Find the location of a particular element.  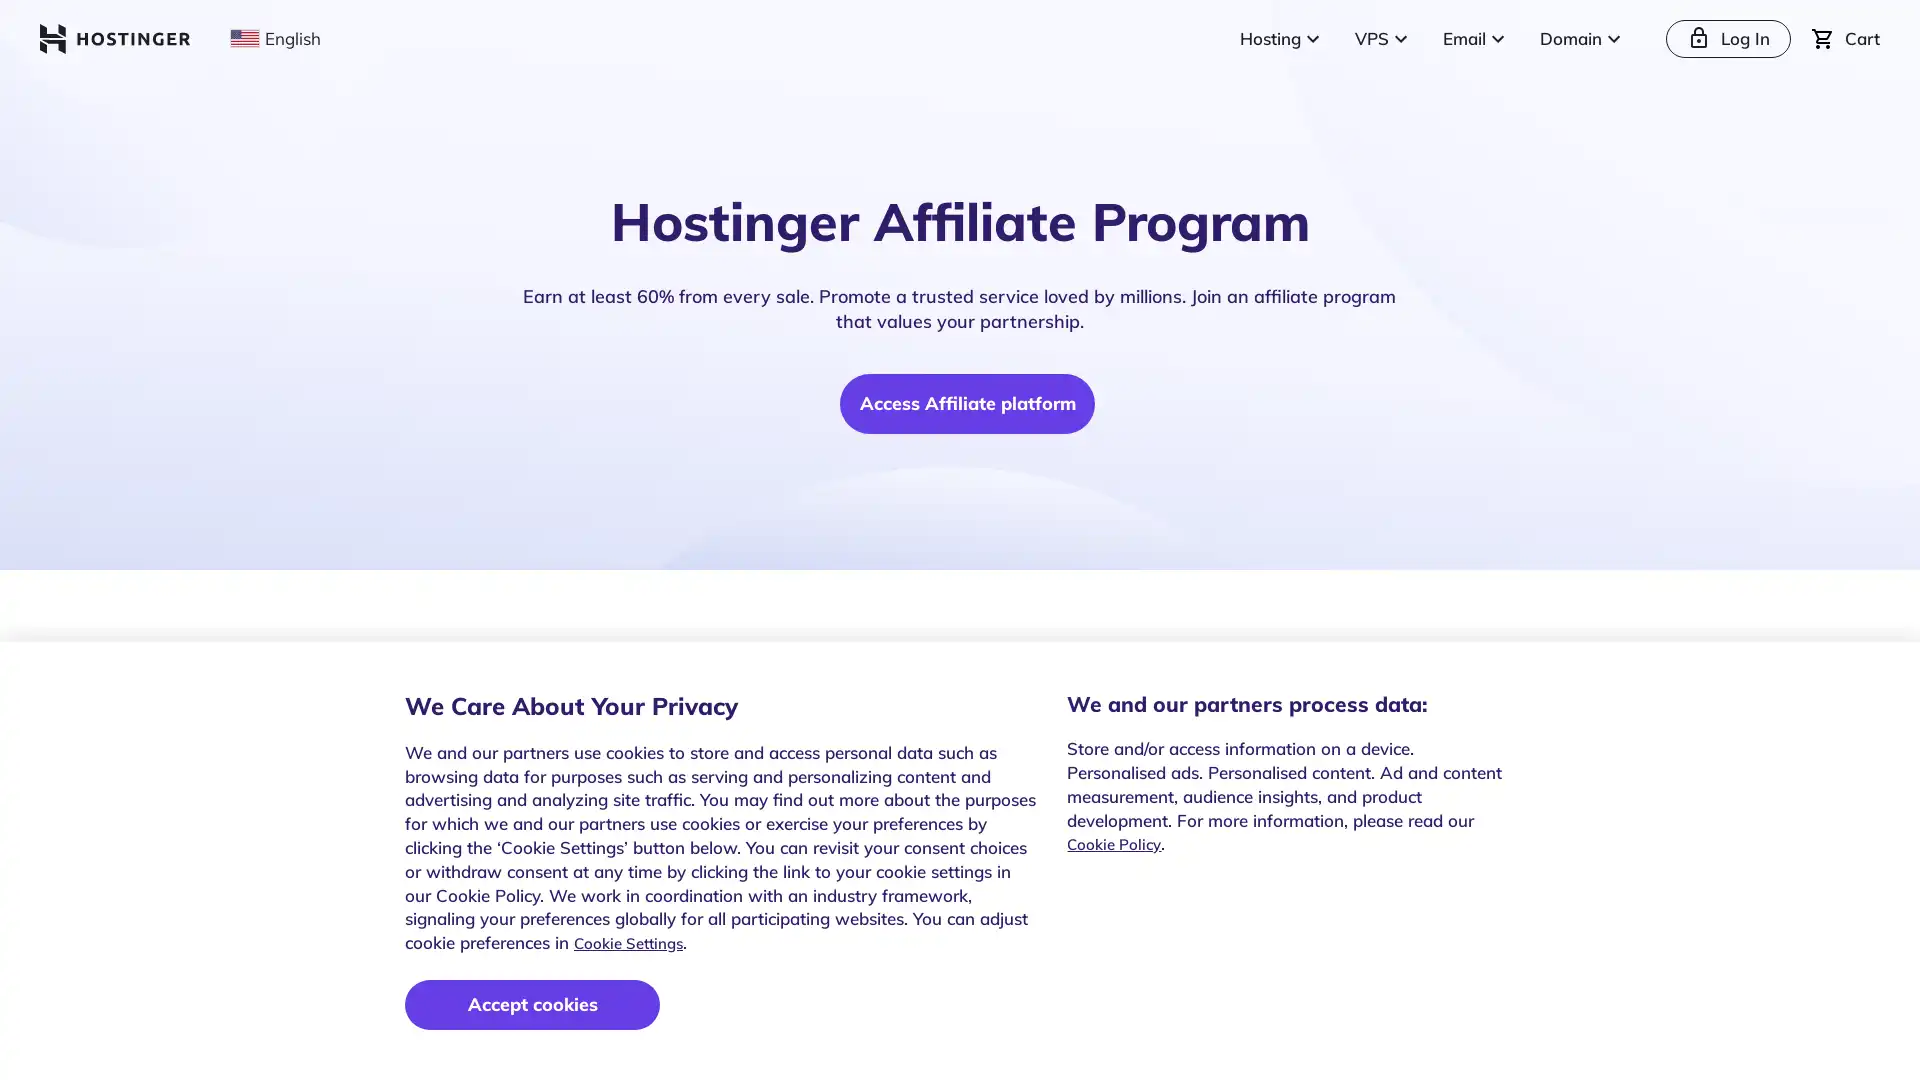

Accept cookies is located at coordinates (532, 1005).